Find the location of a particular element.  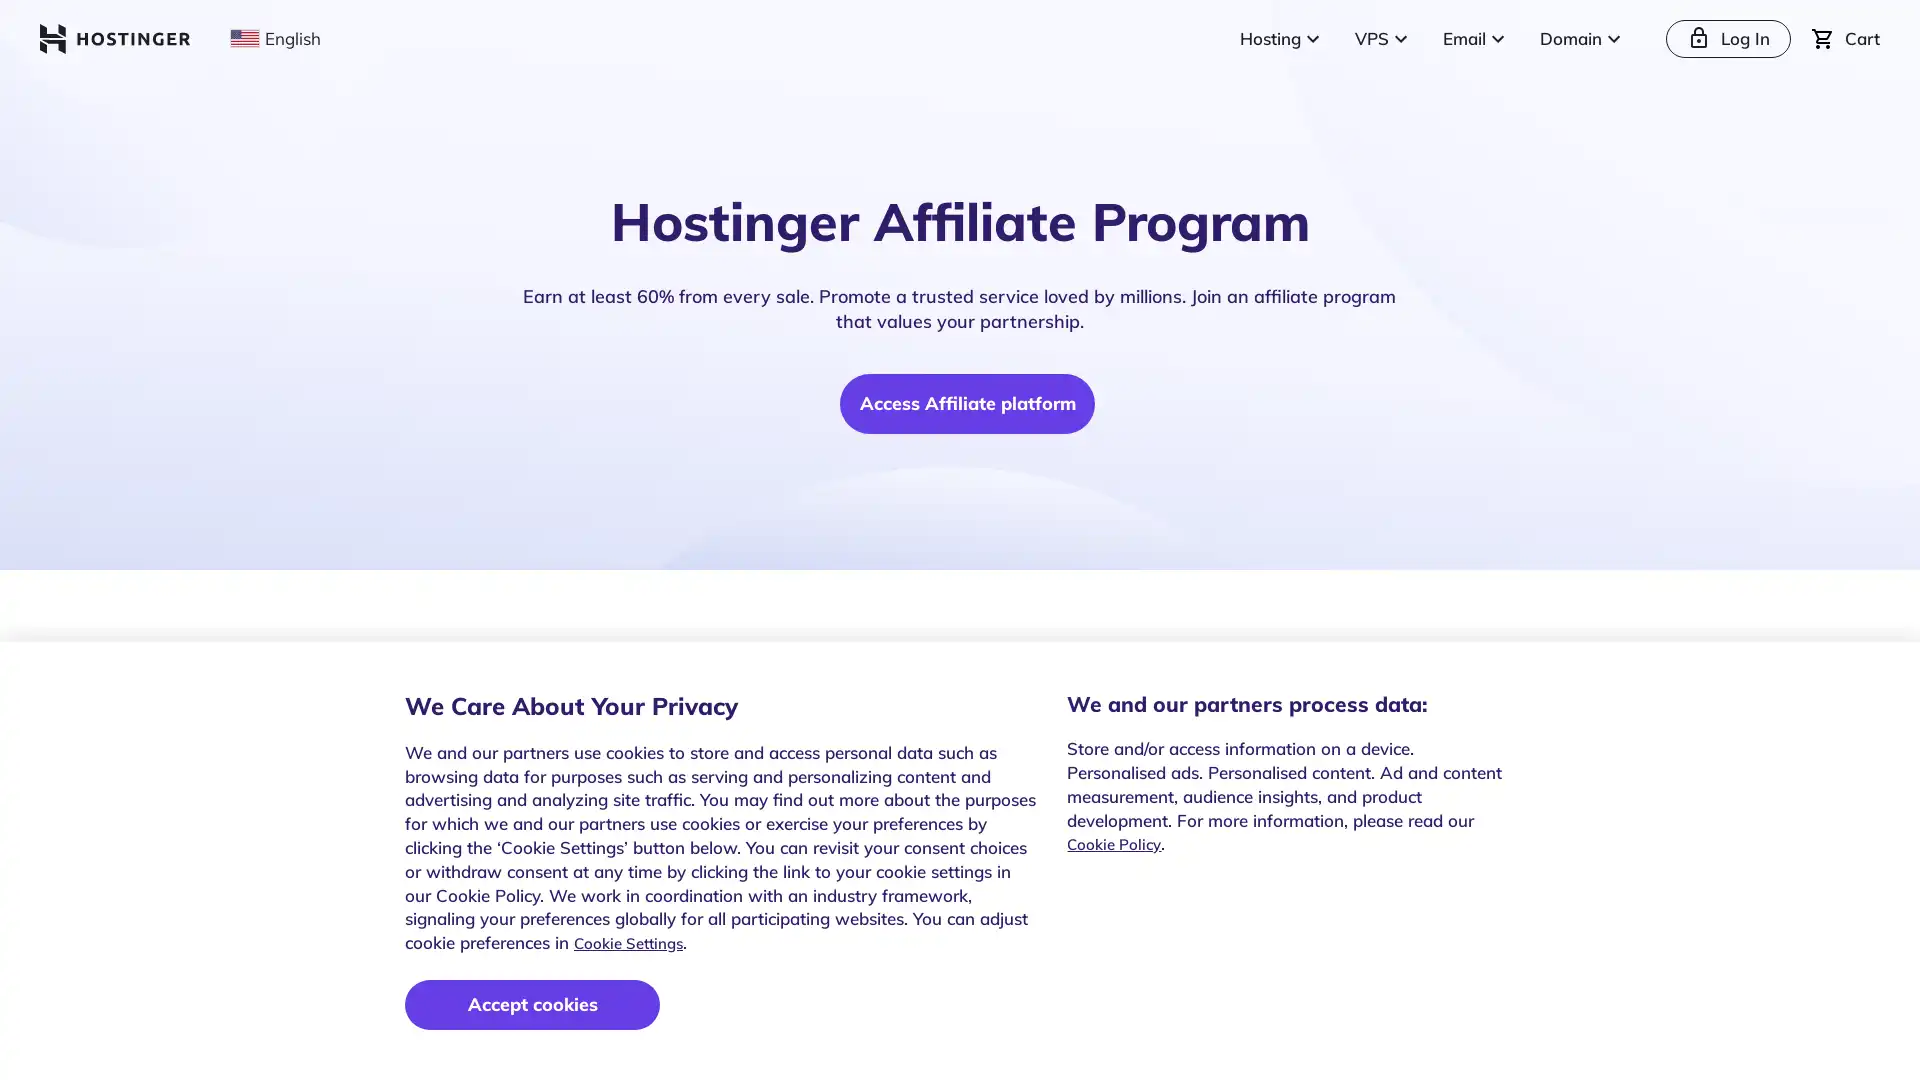

Accept cookies is located at coordinates (532, 1005).